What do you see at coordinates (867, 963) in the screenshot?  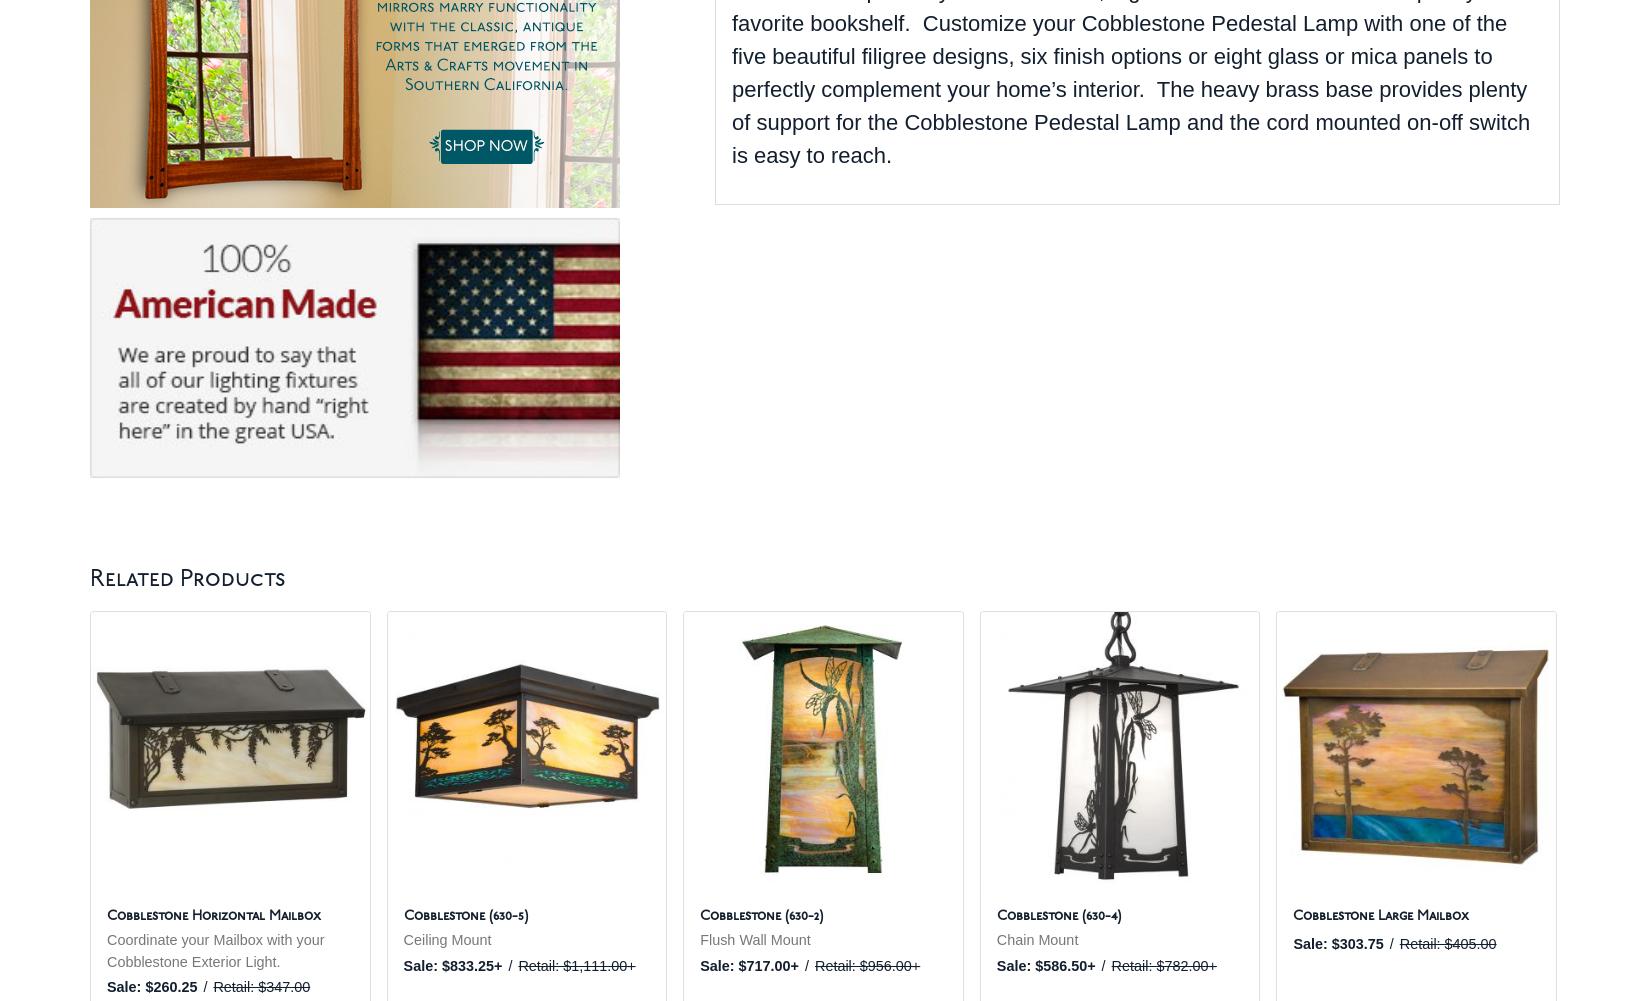 I see `'Retail: $956.00+'` at bounding box center [867, 963].